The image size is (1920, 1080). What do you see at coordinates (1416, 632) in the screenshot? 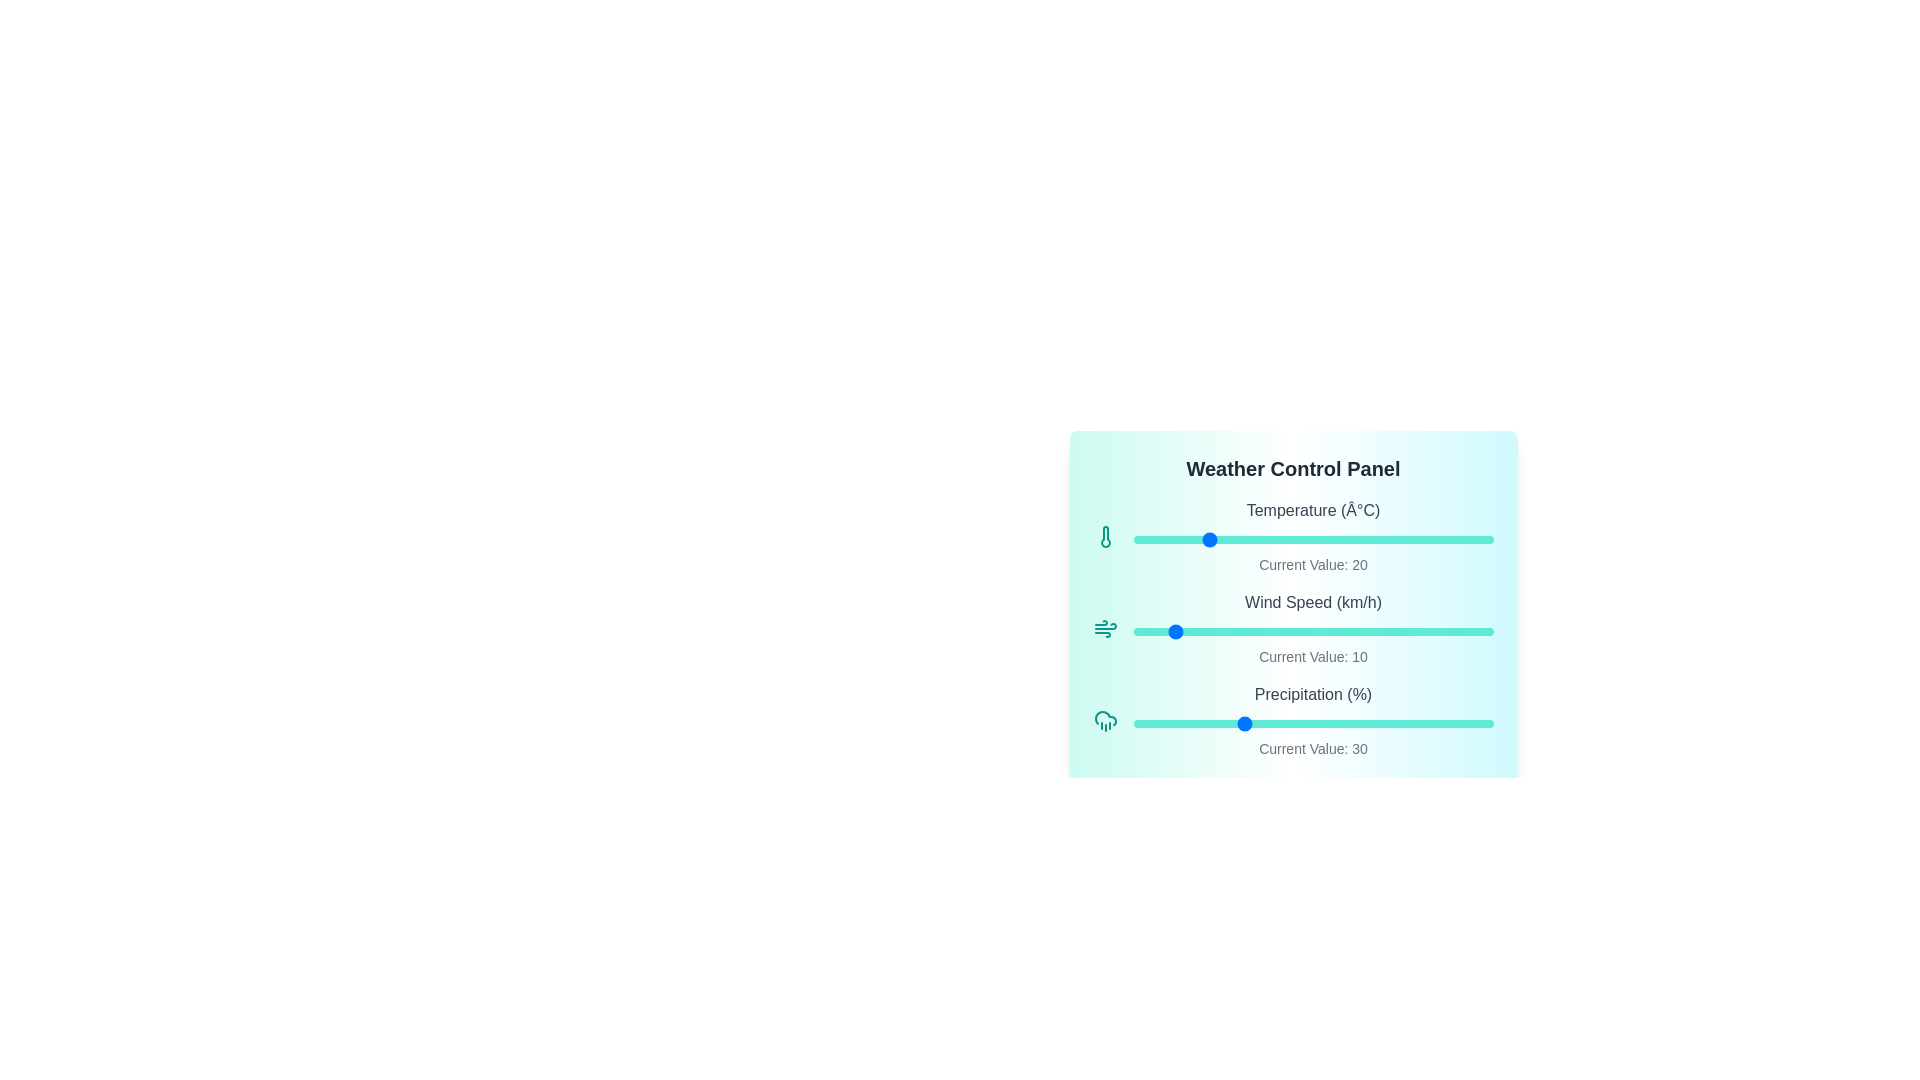
I see `the Wind Speed slider to 79 km/h` at bounding box center [1416, 632].